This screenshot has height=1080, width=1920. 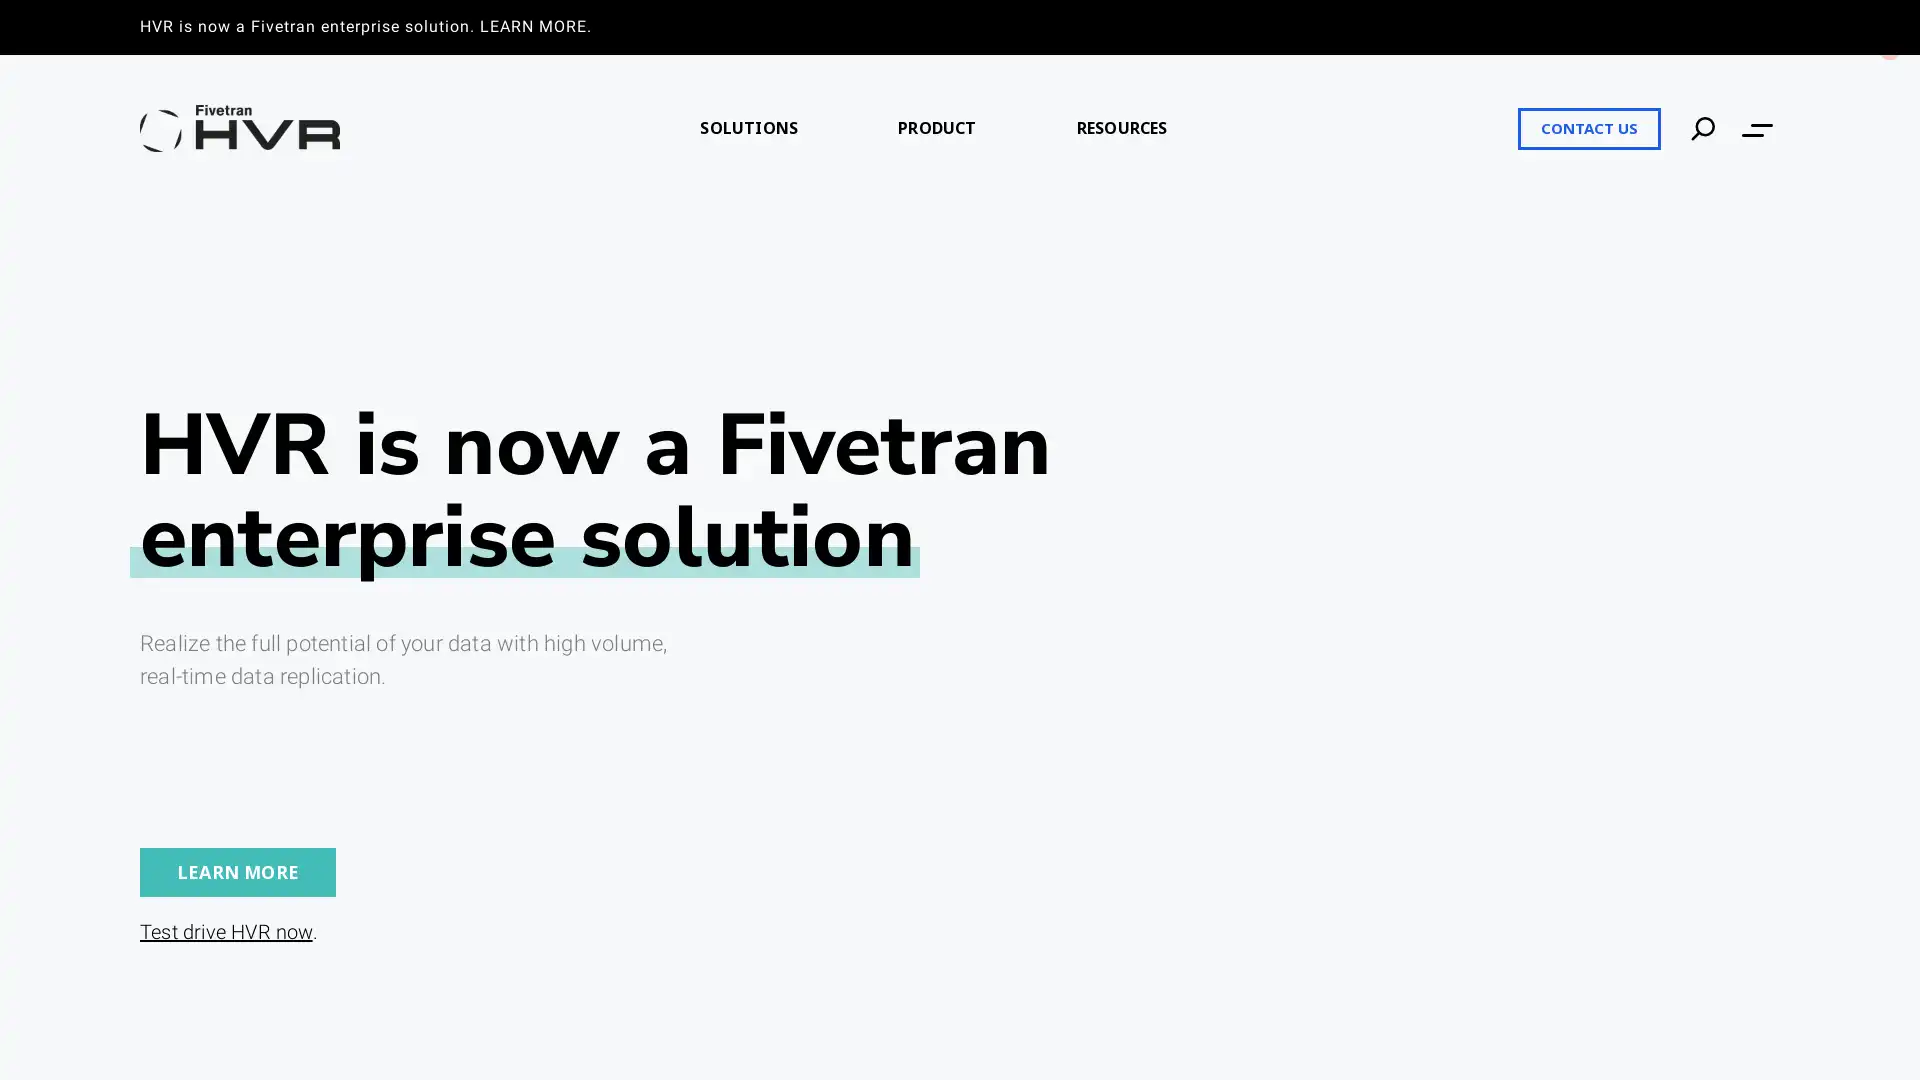 What do you see at coordinates (1756, 128) in the screenshot?
I see `OPEN MAIN NAVIGATION` at bounding box center [1756, 128].